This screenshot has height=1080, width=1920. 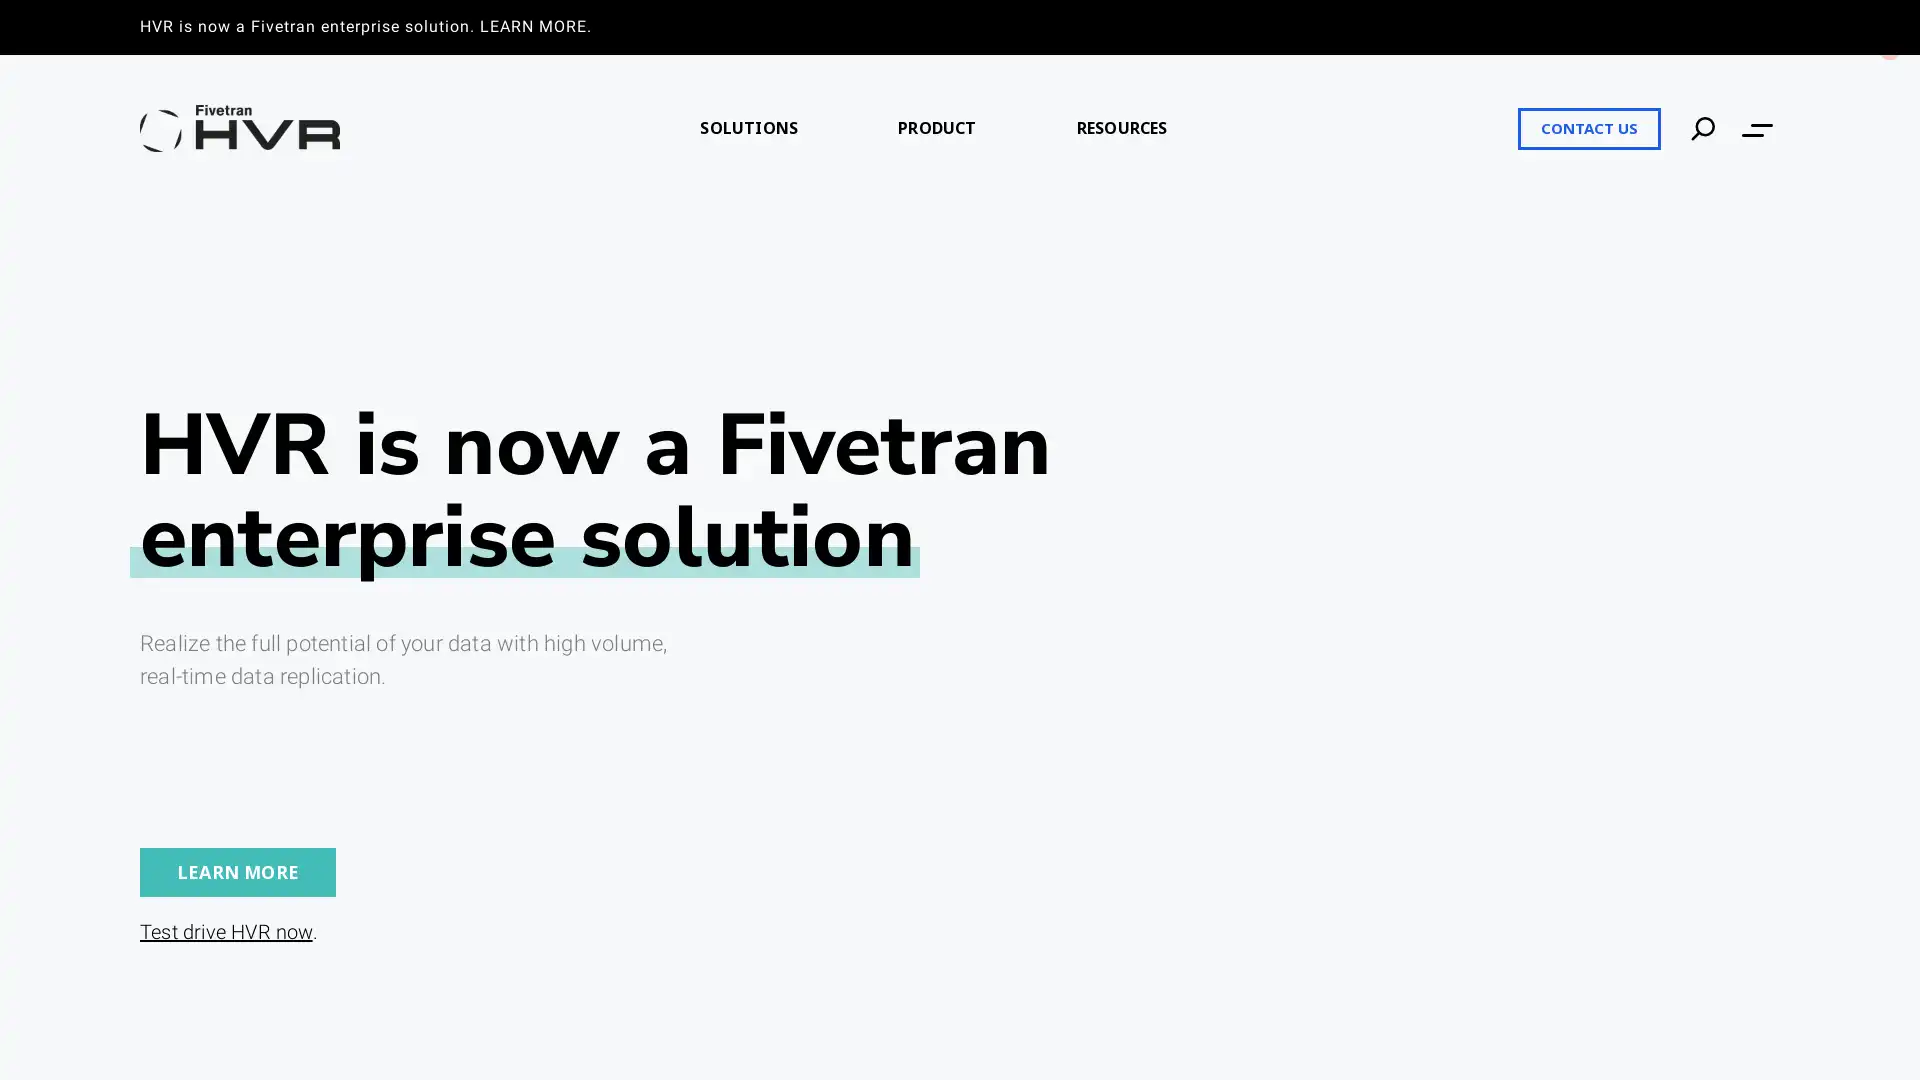 What do you see at coordinates (1756, 128) in the screenshot?
I see `OPEN MAIN NAVIGATION` at bounding box center [1756, 128].